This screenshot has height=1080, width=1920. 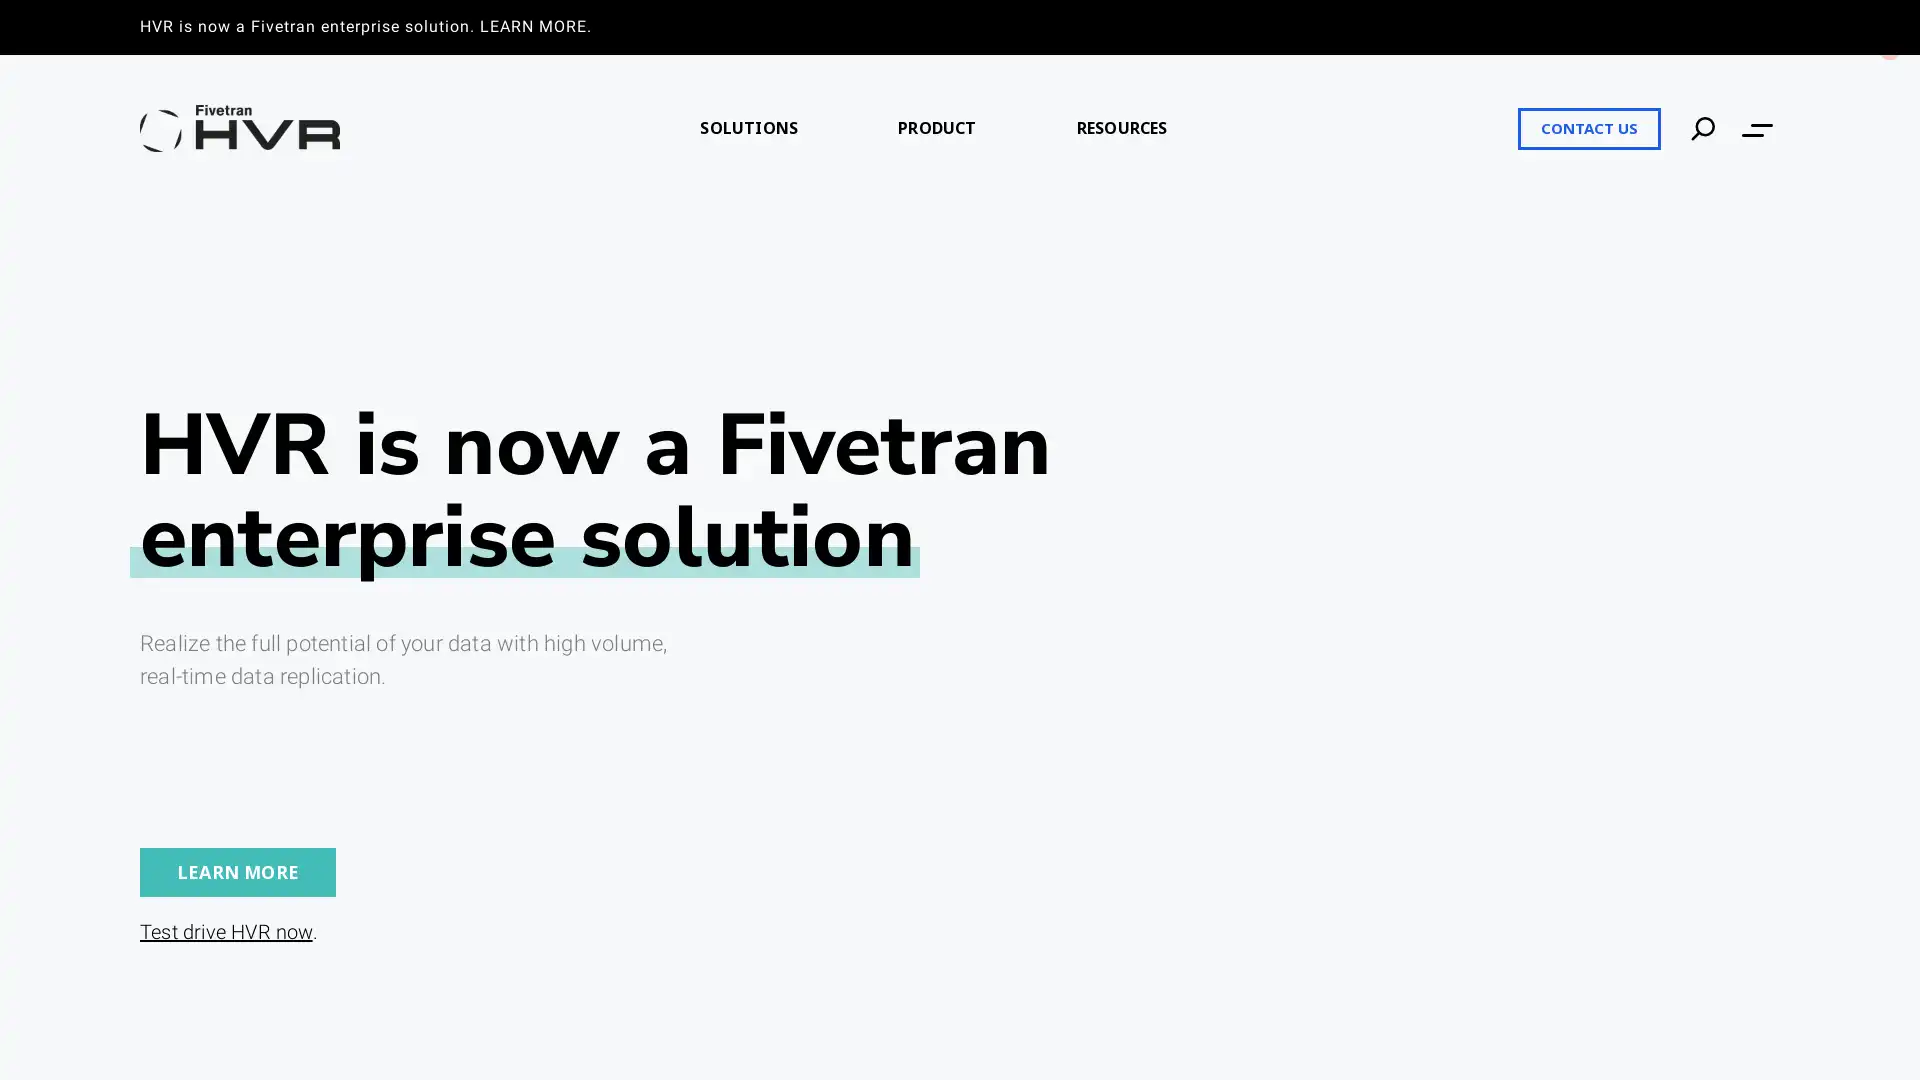 What do you see at coordinates (1756, 128) in the screenshot?
I see `OPEN MAIN NAVIGATION` at bounding box center [1756, 128].